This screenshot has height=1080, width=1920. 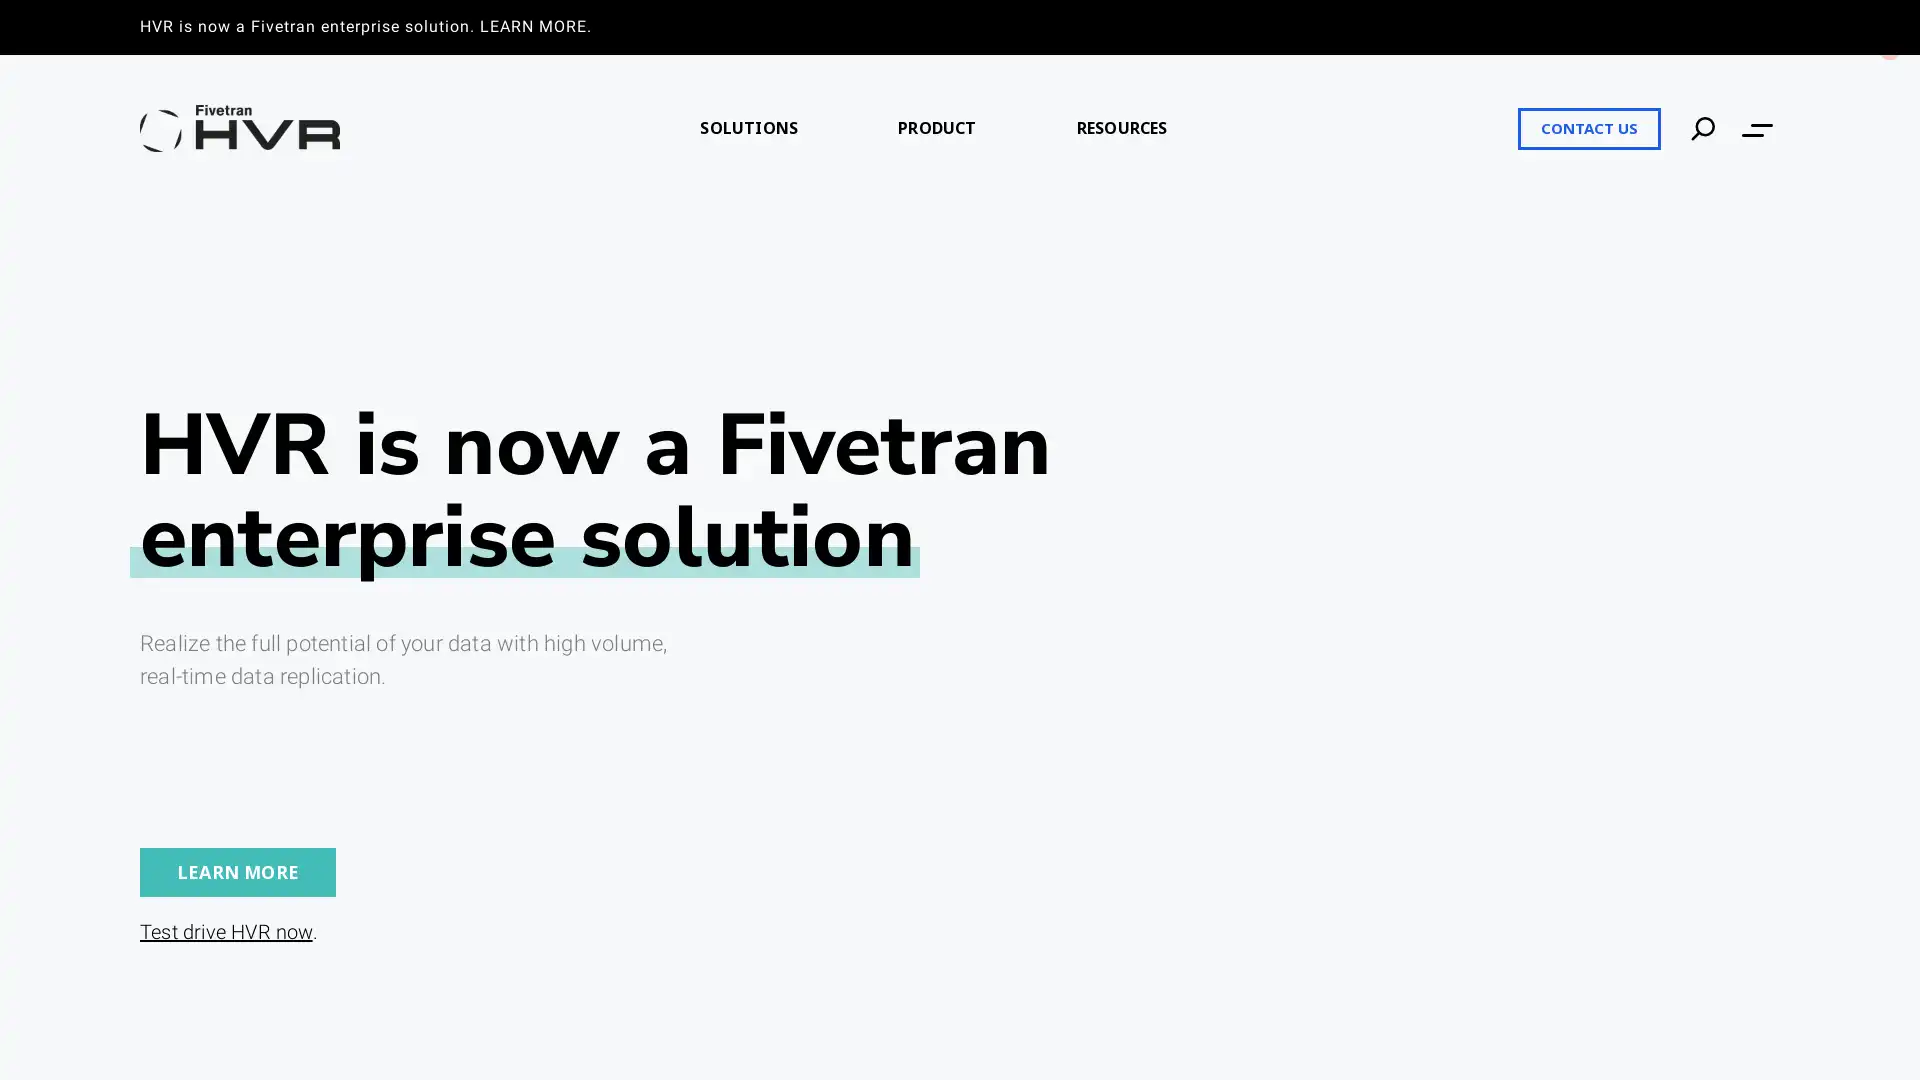 What do you see at coordinates (1756, 128) in the screenshot?
I see `OPEN MAIN NAVIGATION` at bounding box center [1756, 128].